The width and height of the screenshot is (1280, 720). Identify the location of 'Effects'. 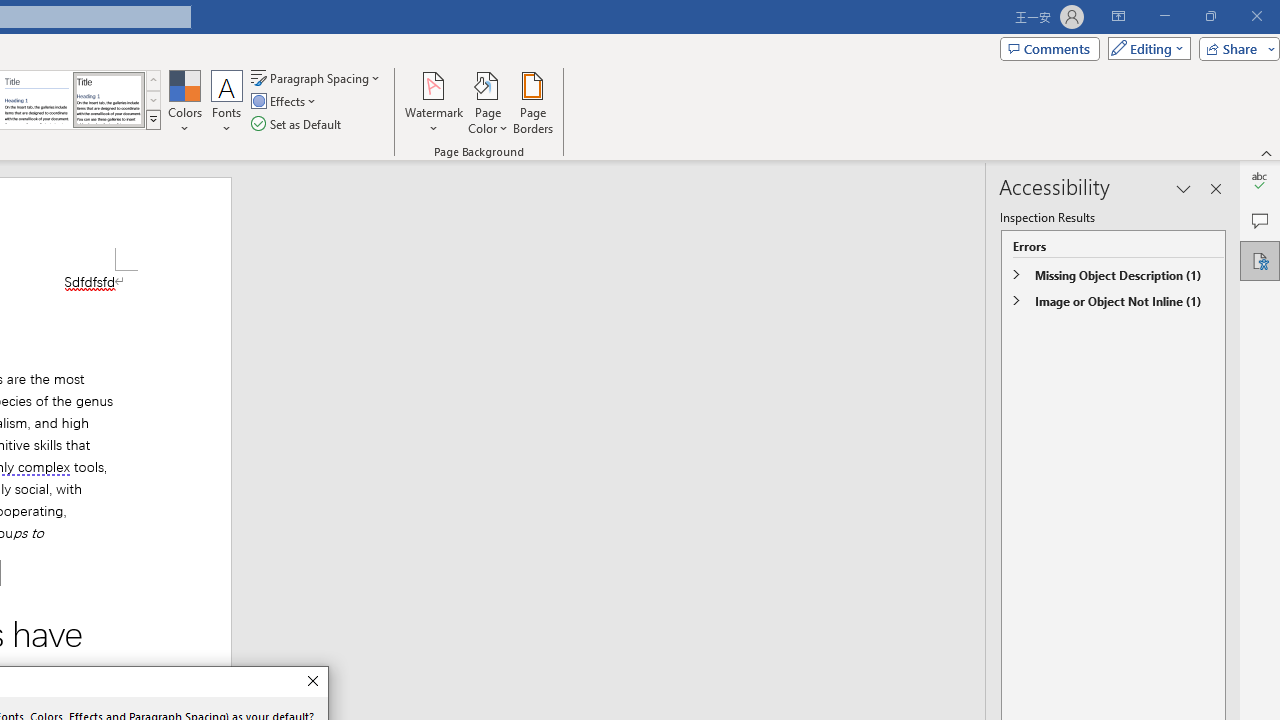
(284, 101).